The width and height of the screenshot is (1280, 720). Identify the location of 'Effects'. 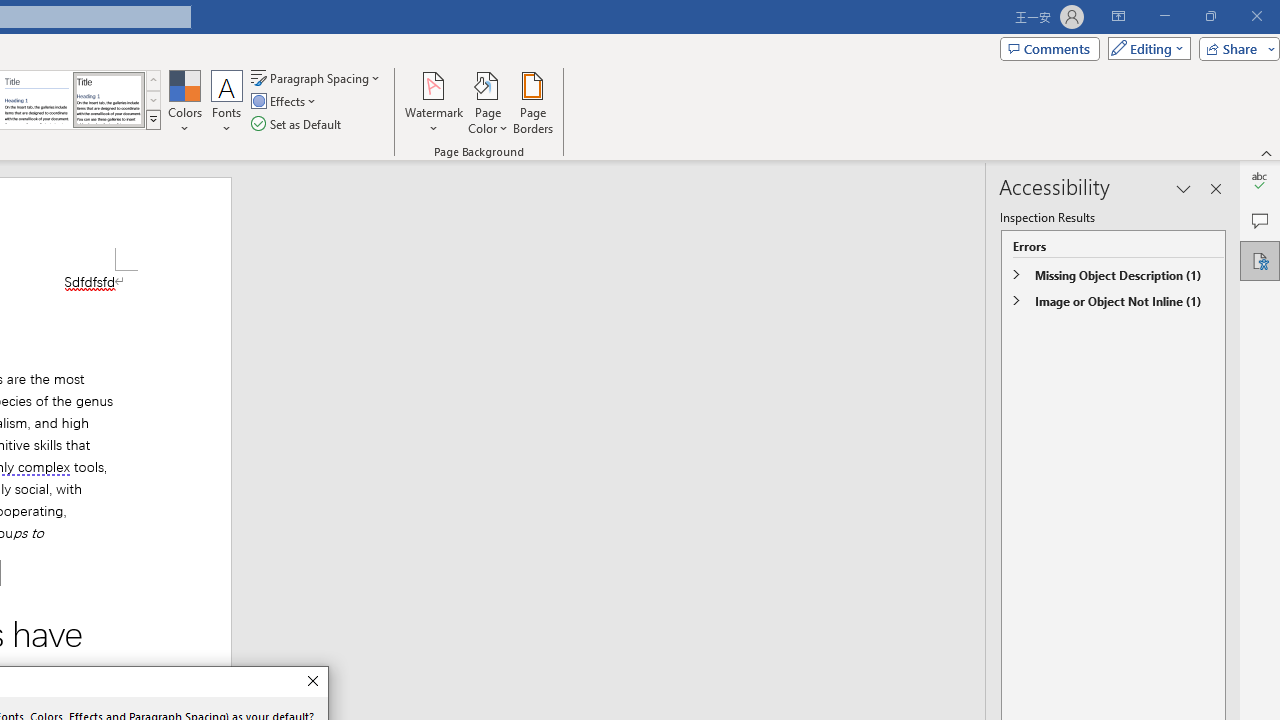
(284, 101).